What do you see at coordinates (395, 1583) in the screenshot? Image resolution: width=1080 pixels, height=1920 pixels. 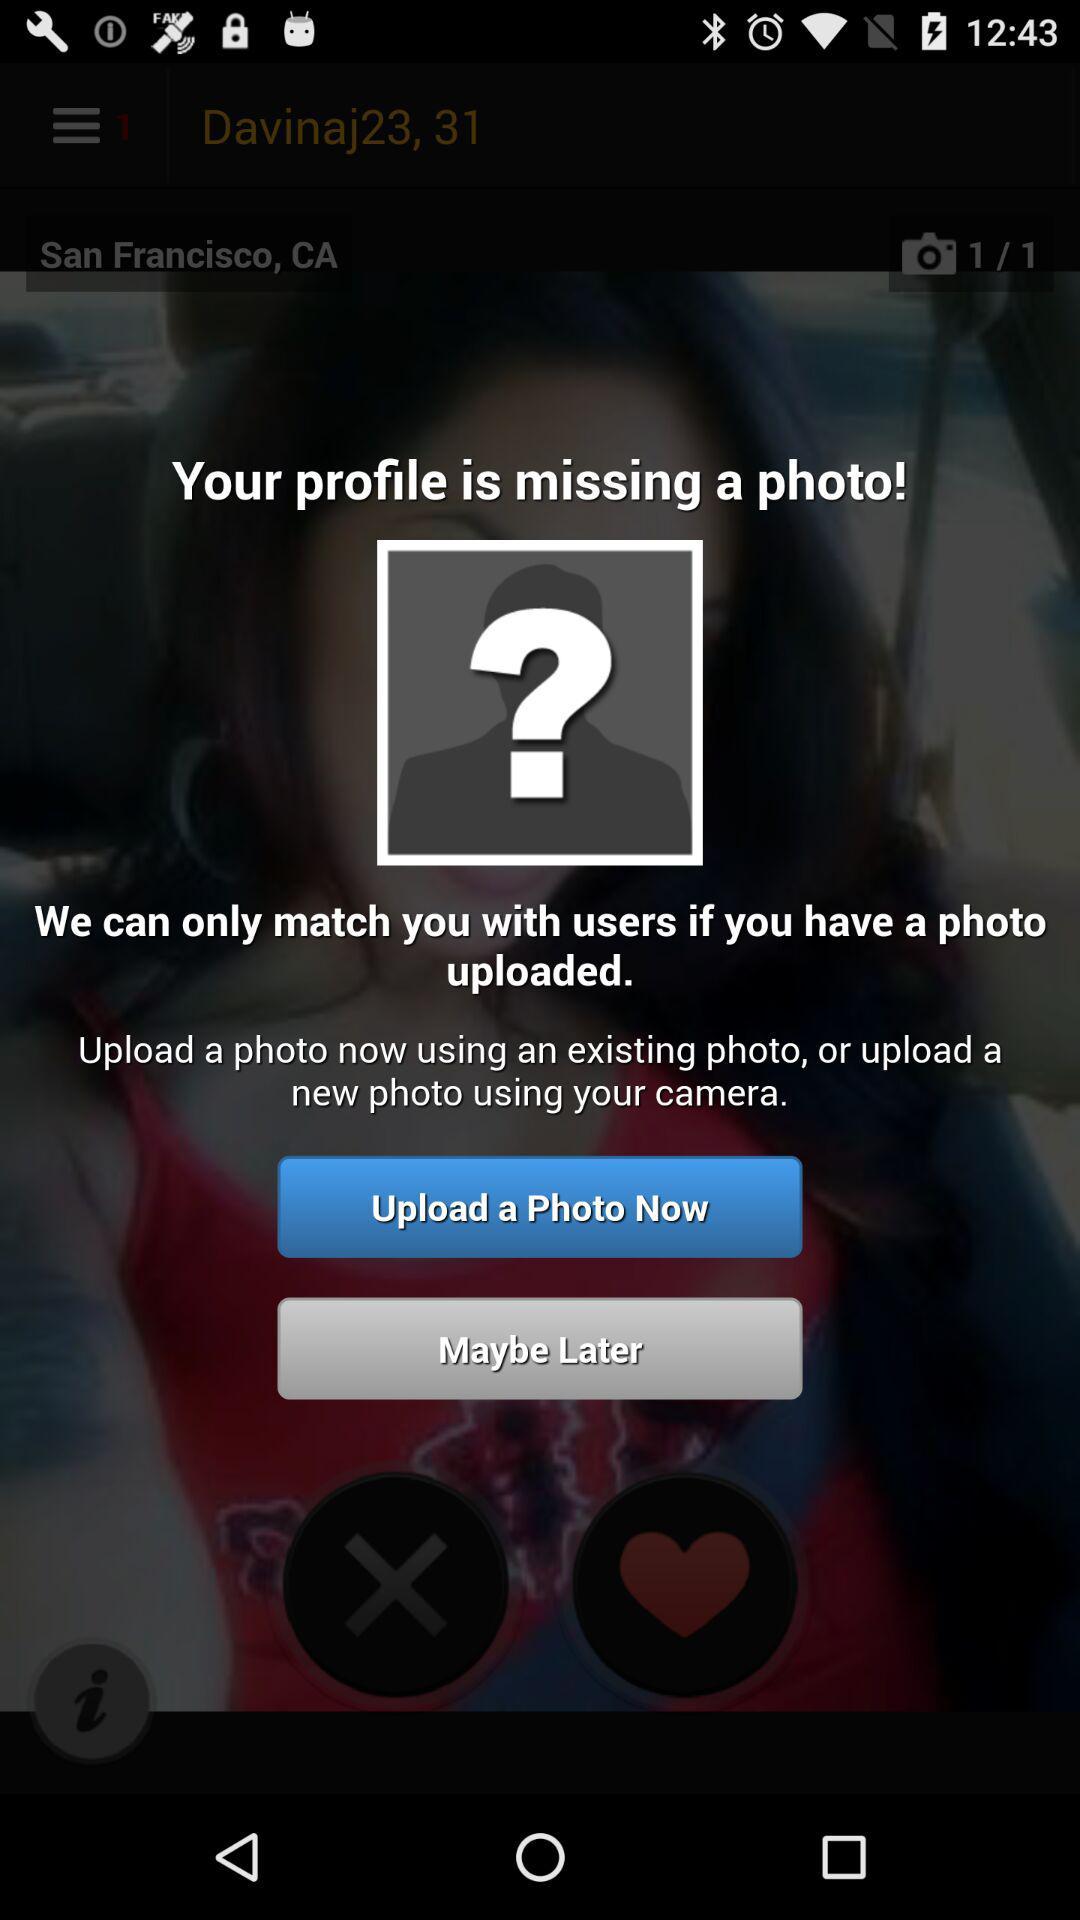 I see `the profile` at bounding box center [395, 1583].